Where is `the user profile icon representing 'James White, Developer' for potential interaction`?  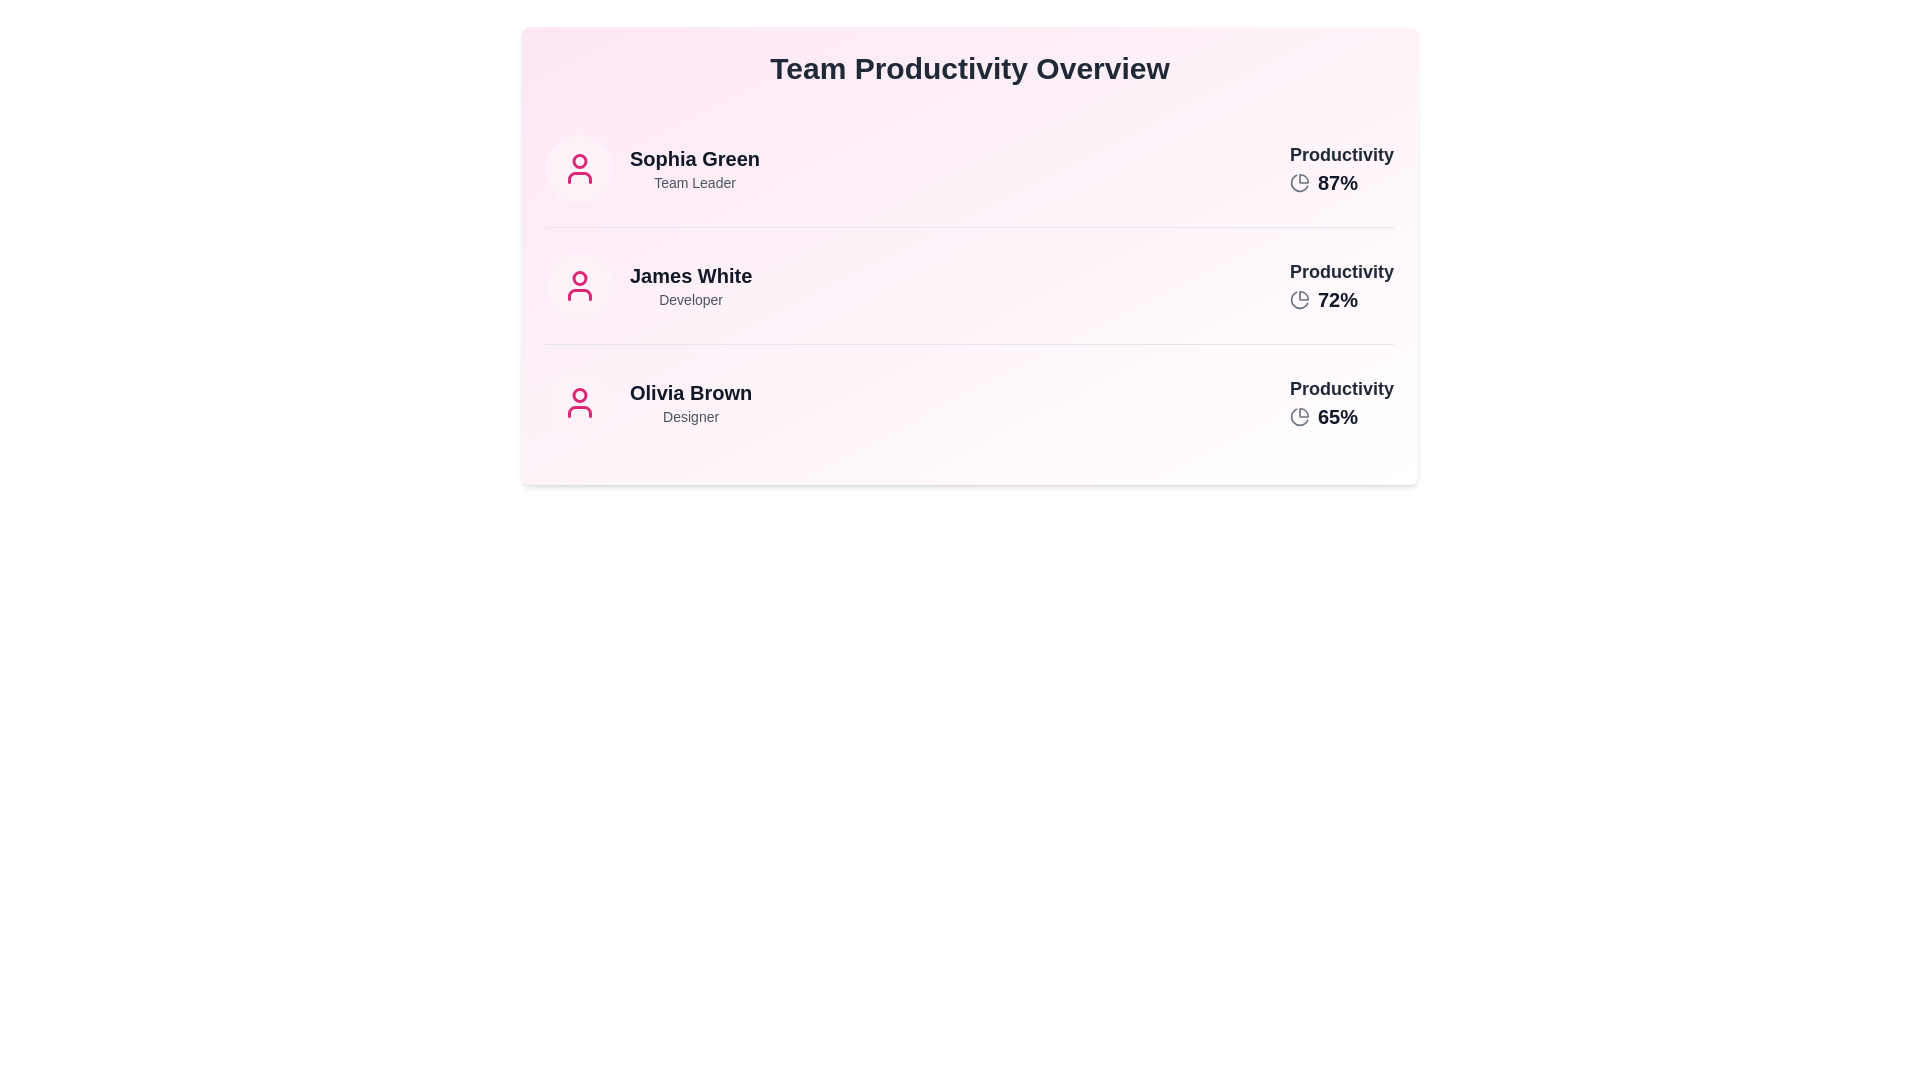 the user profile icon representing 'James White, Developer' for potential interaction is located at coordinates (579, 285).